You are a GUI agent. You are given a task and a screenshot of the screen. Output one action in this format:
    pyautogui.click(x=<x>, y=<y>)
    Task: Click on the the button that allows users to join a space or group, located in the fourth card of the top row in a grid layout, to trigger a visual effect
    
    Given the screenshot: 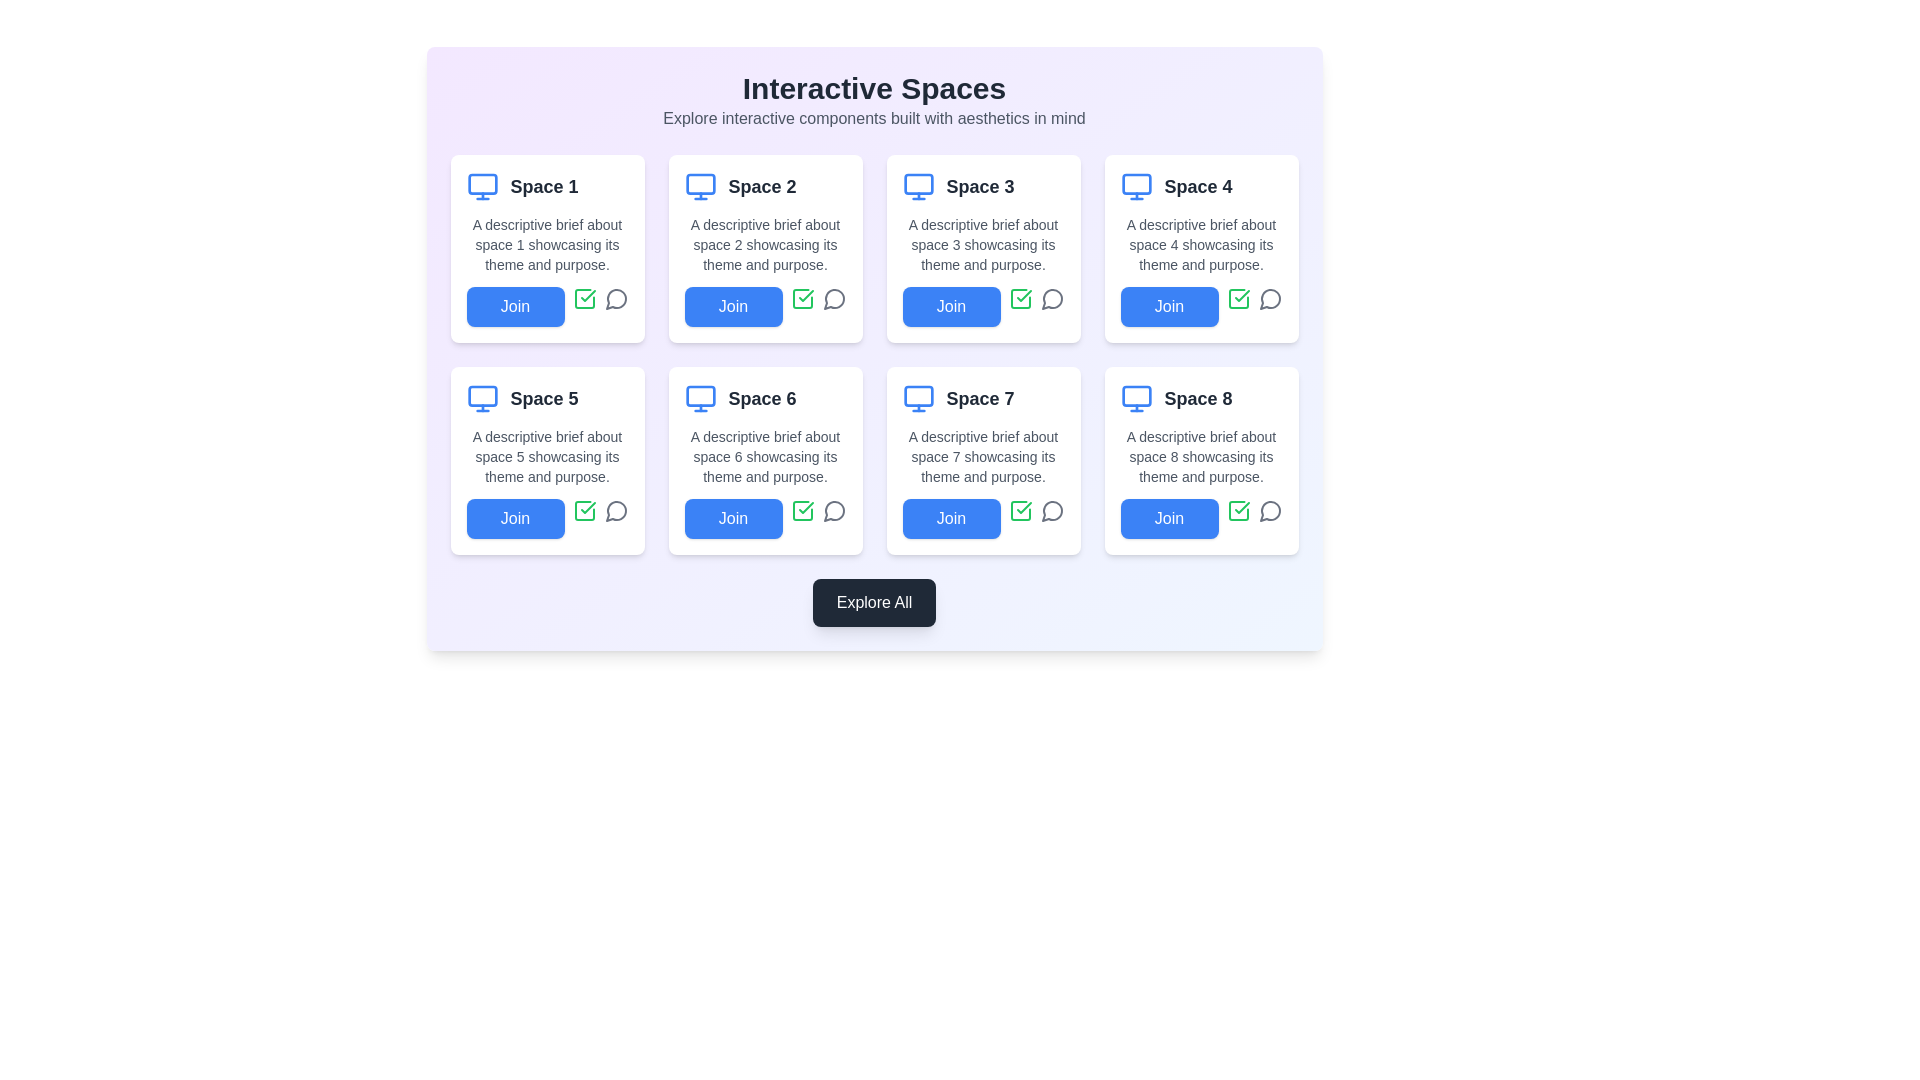 What is the action you would take?
    pyautogui.click(x=1169, y=307)
    